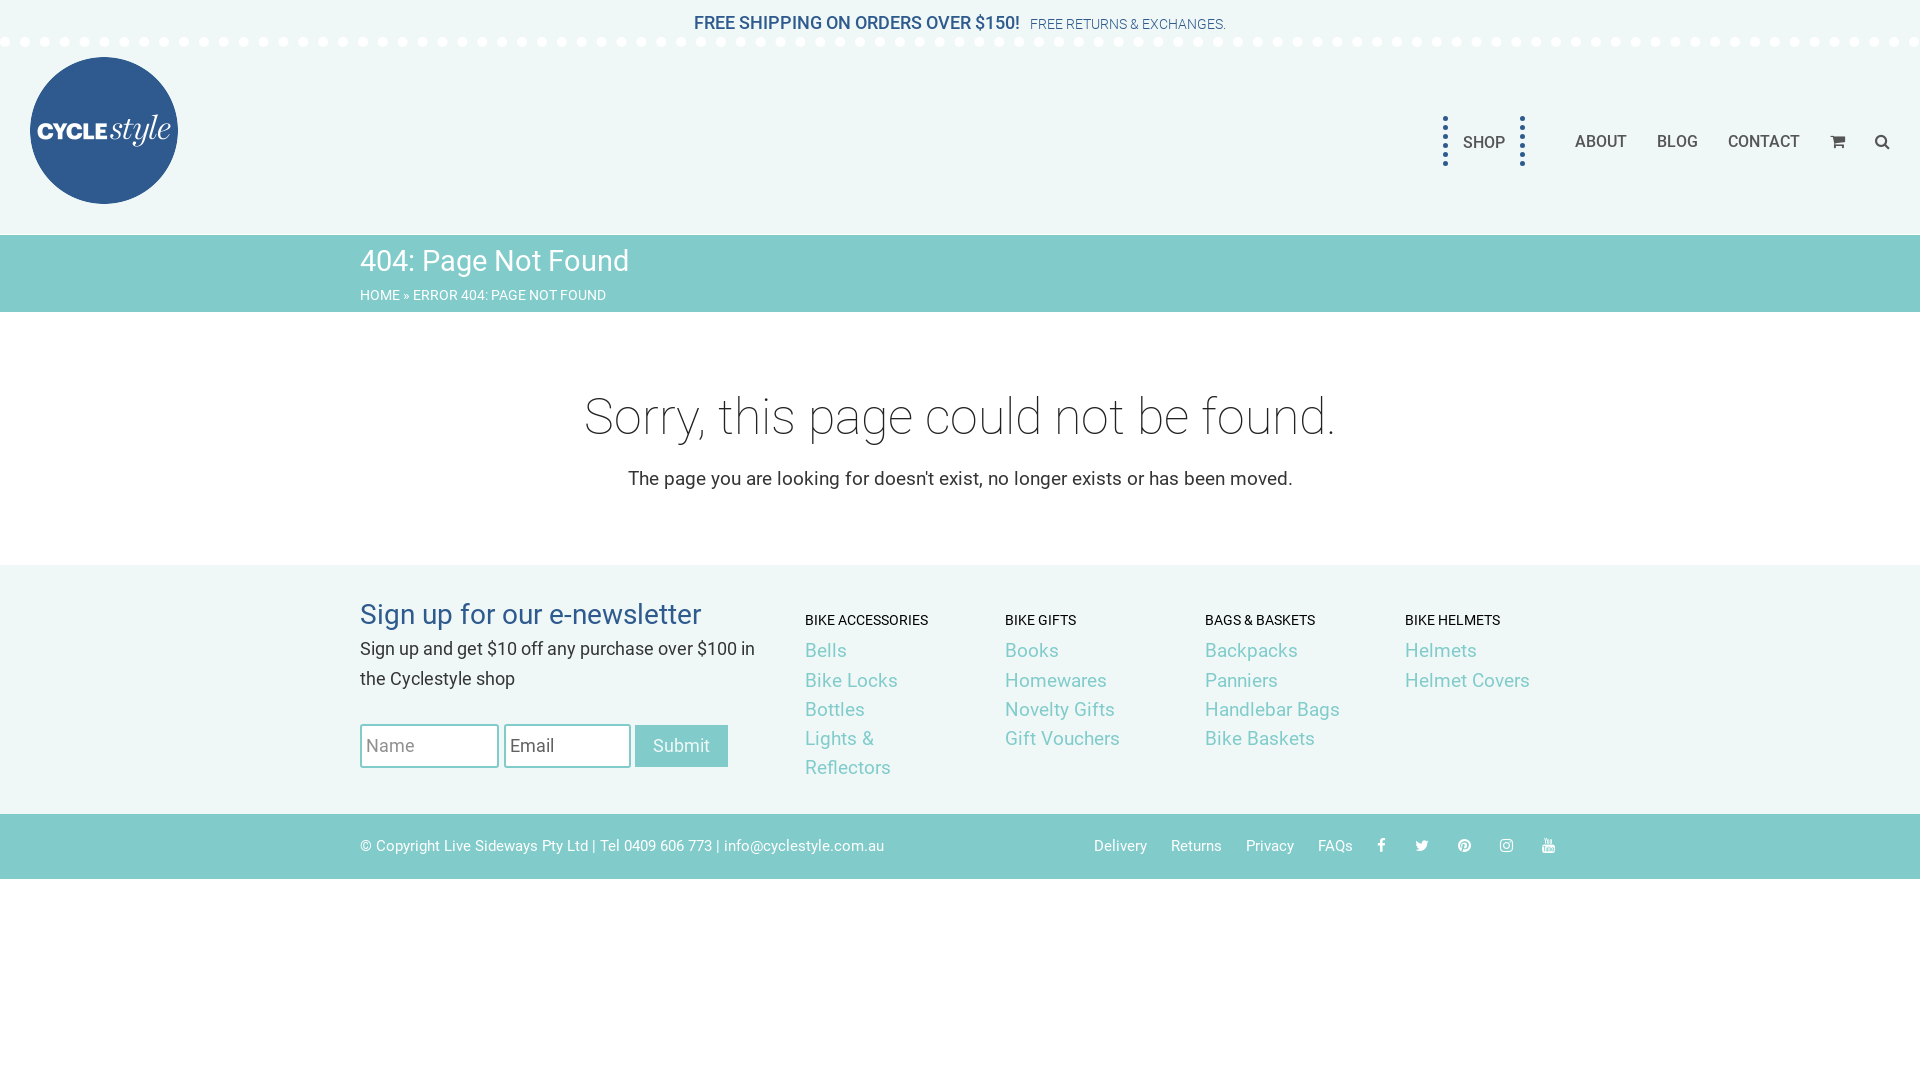 The width and height of the screenshot is (1920, 1080). I want to click on 'ABOUT', so click(1559, 140).